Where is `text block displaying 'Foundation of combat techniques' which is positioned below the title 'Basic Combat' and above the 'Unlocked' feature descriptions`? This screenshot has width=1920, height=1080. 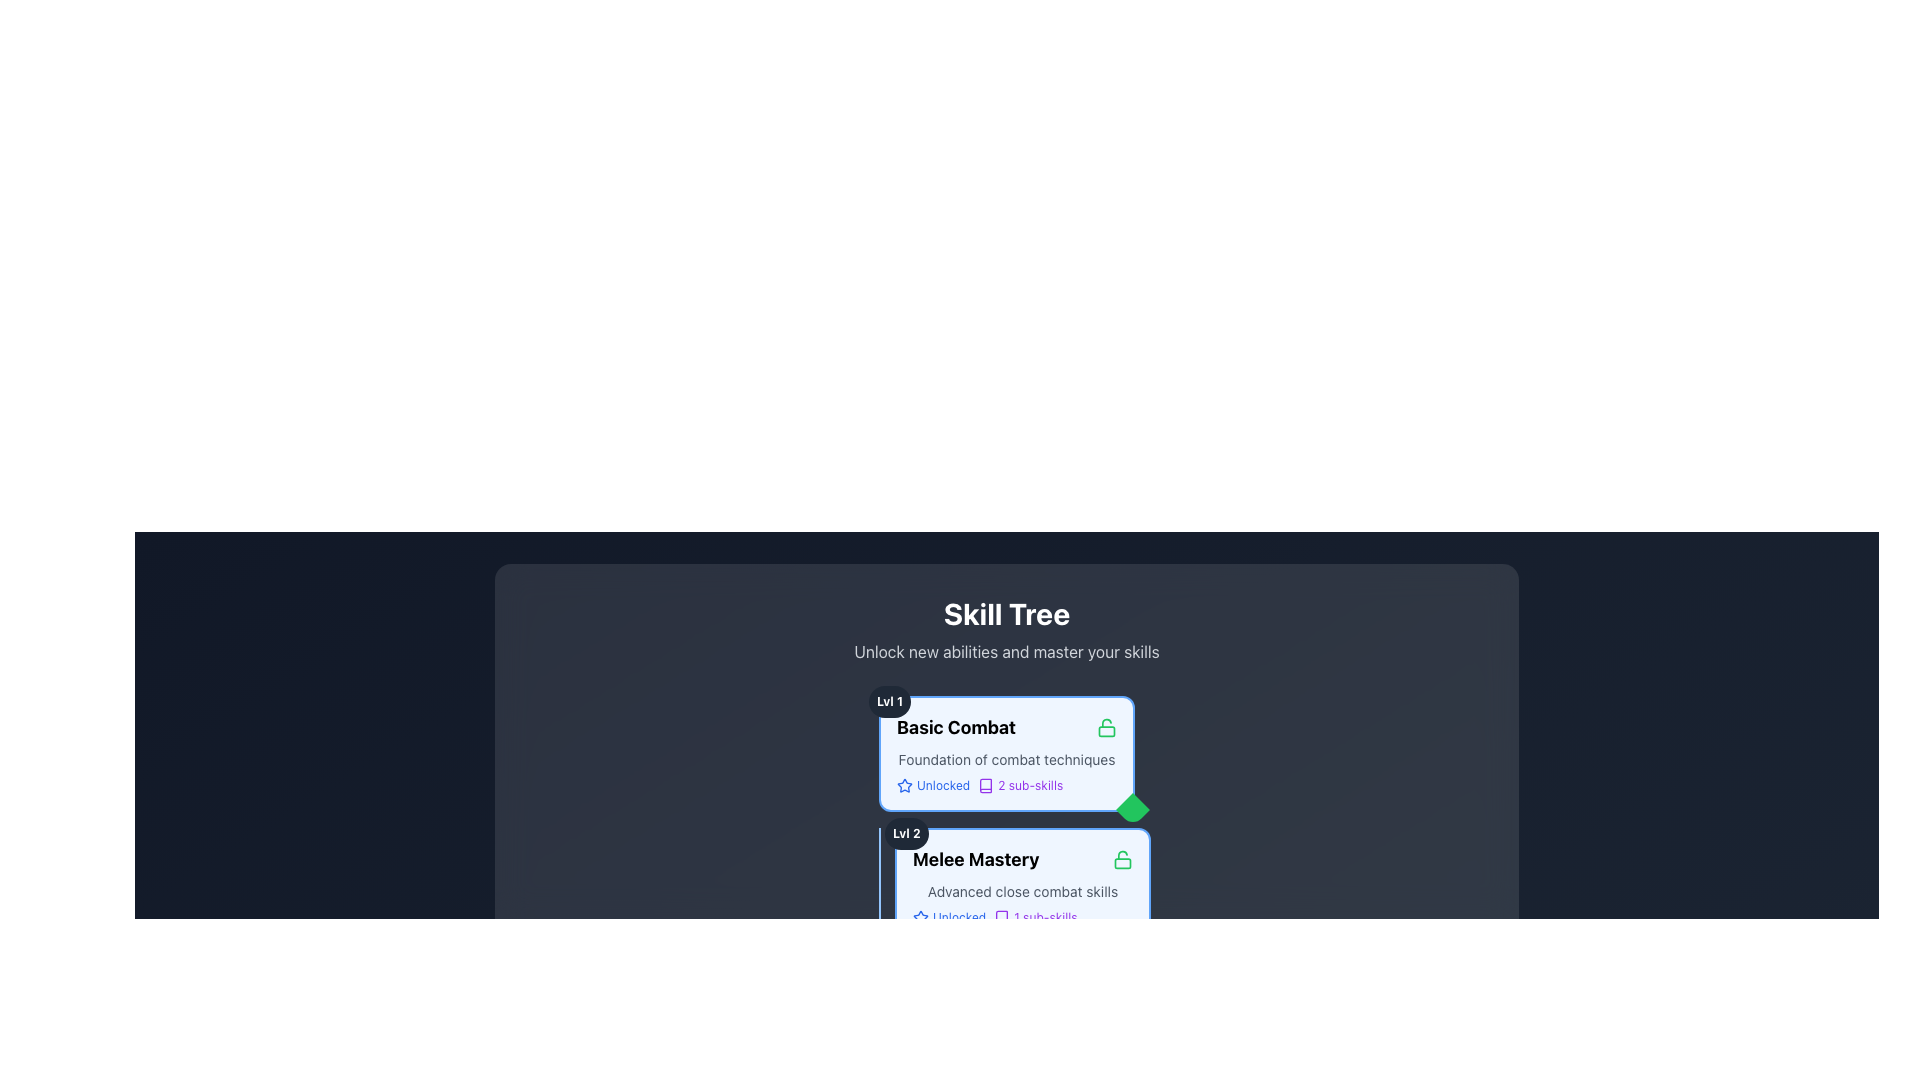
text block displaying 'Foundation of combat techniques' which is positioned below the title 'Basic Combat' and above the 'Unlocked' feature descriptions is located at coordinates (1007, 759).